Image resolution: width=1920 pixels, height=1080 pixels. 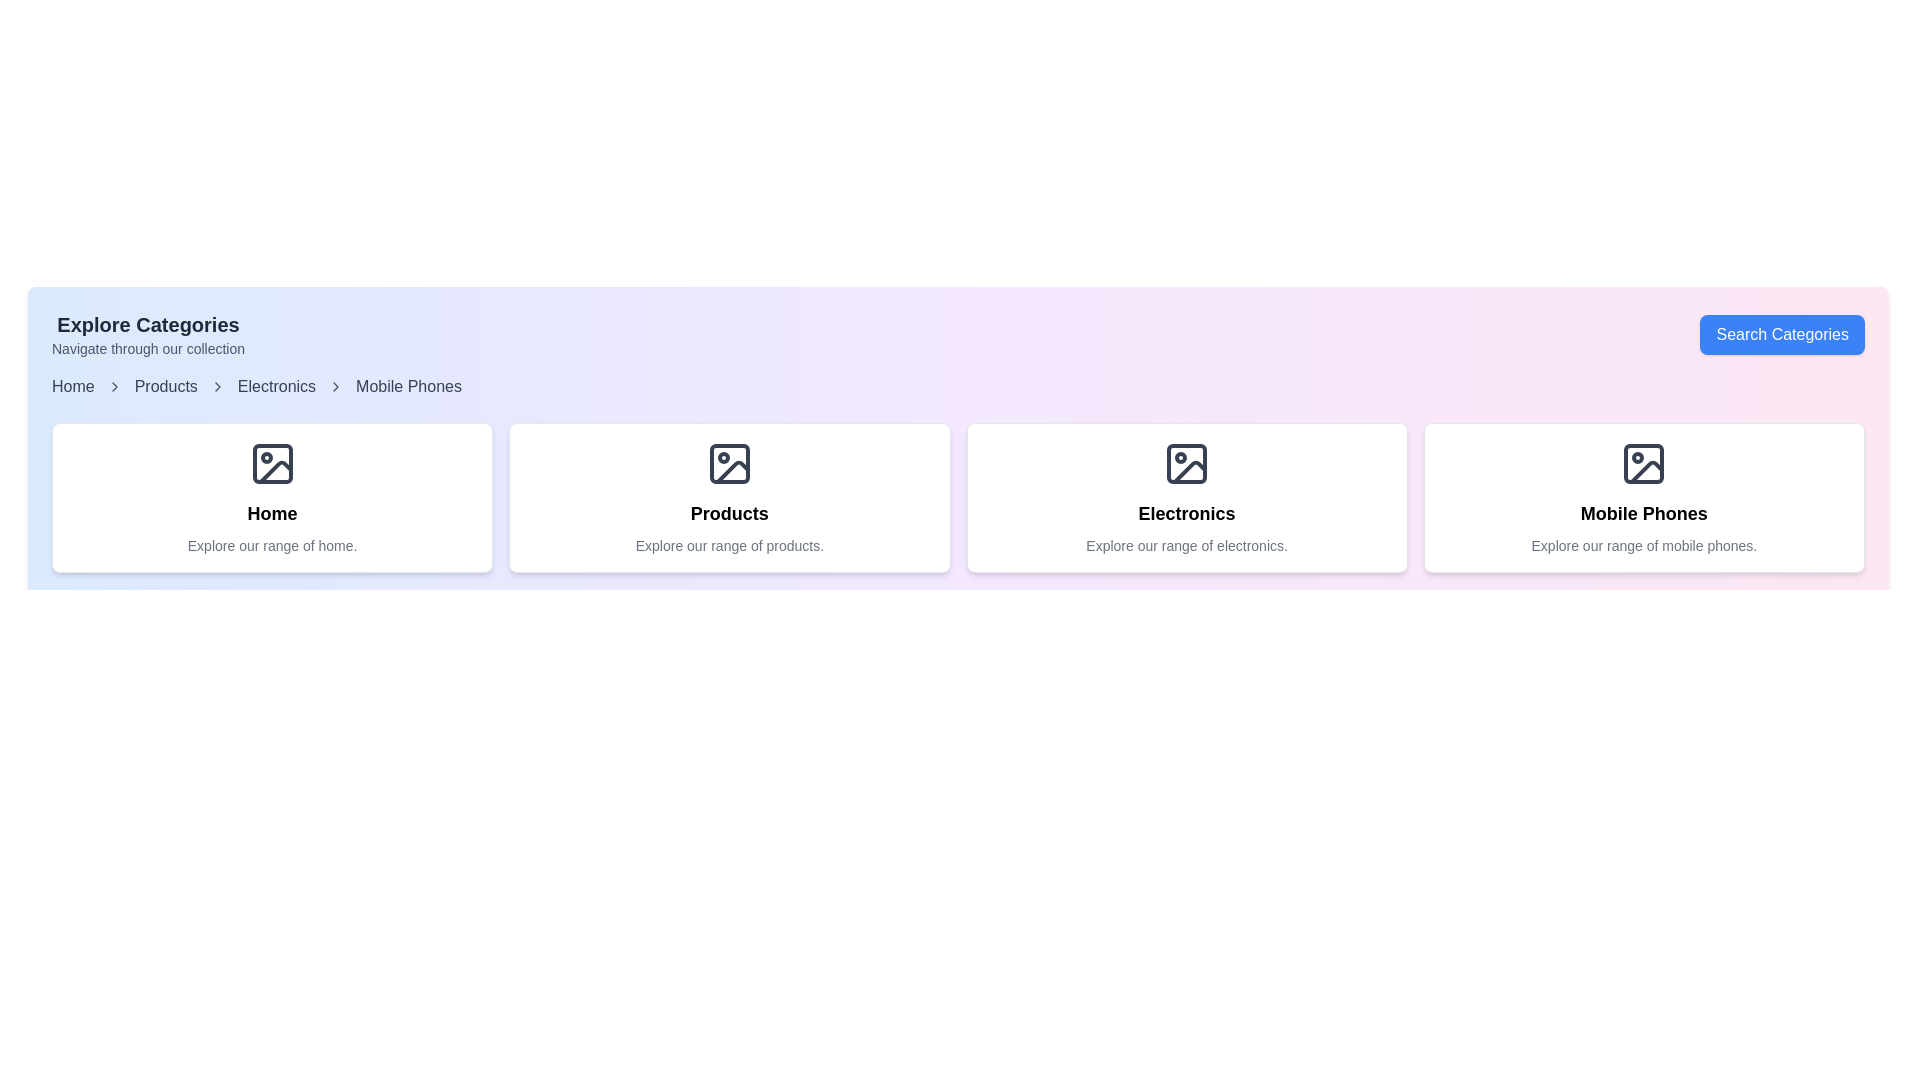 I want to click on the minimalistic photo icon located at the top of the 'Electronics' card, which is the third card in a row of four cards, so click(x=1187, y=463).